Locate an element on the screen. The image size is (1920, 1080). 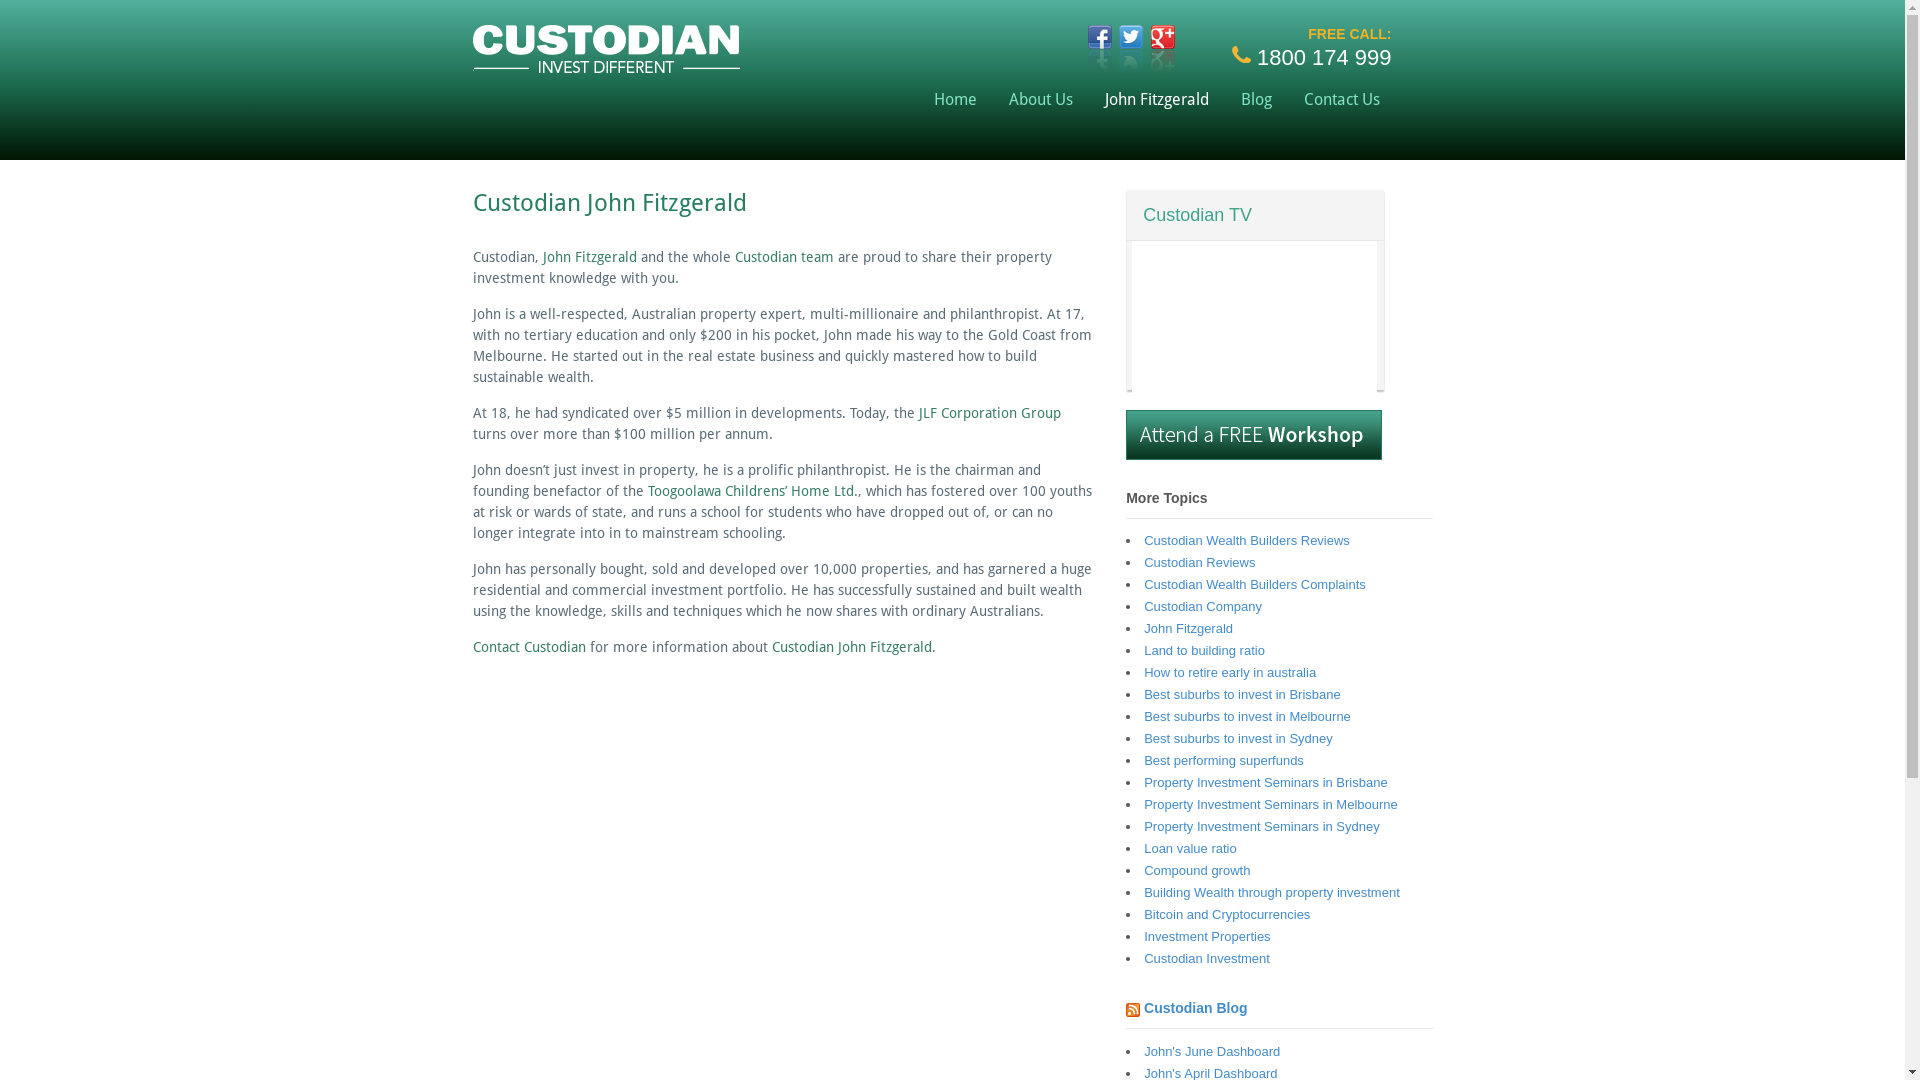
'Property Investment Seminars in Melbourne' is located at coordinates (1143, 803).